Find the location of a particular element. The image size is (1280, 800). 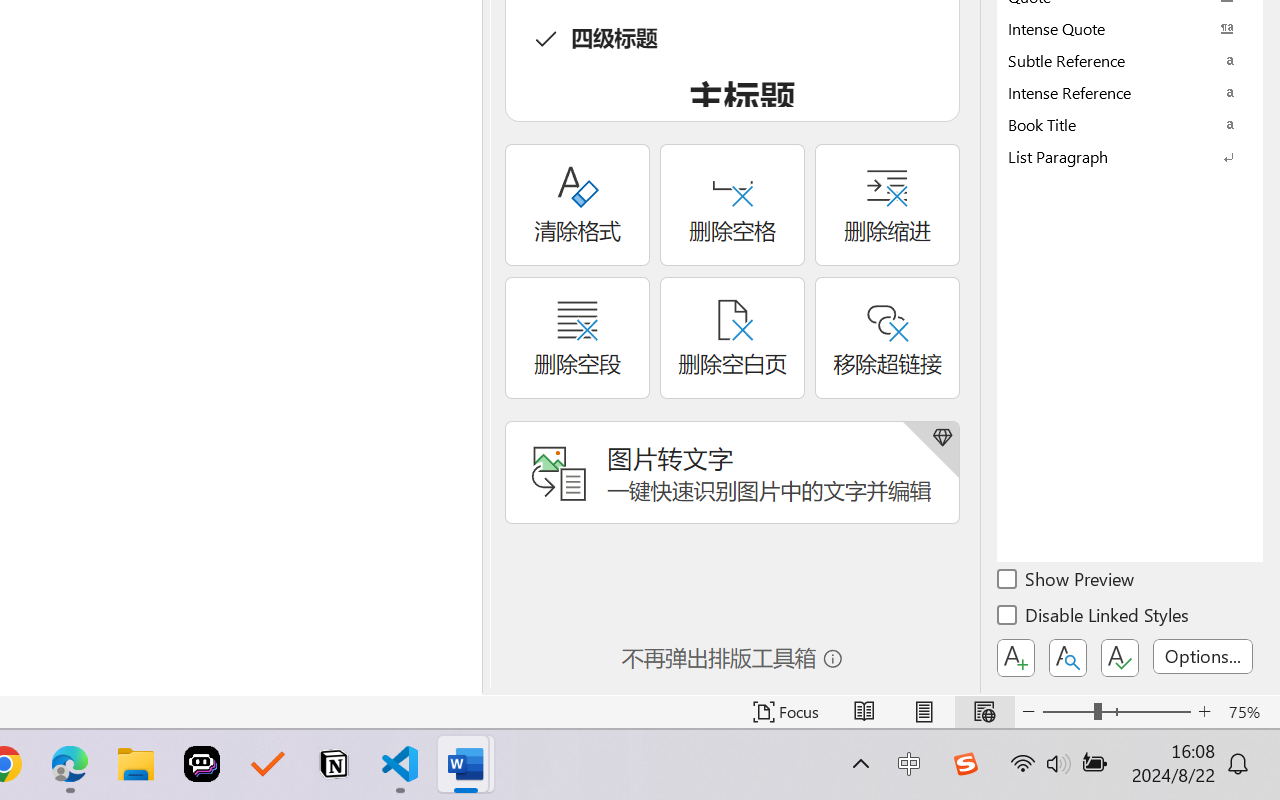

'Zoom' is located at coordinates (1115, 711).